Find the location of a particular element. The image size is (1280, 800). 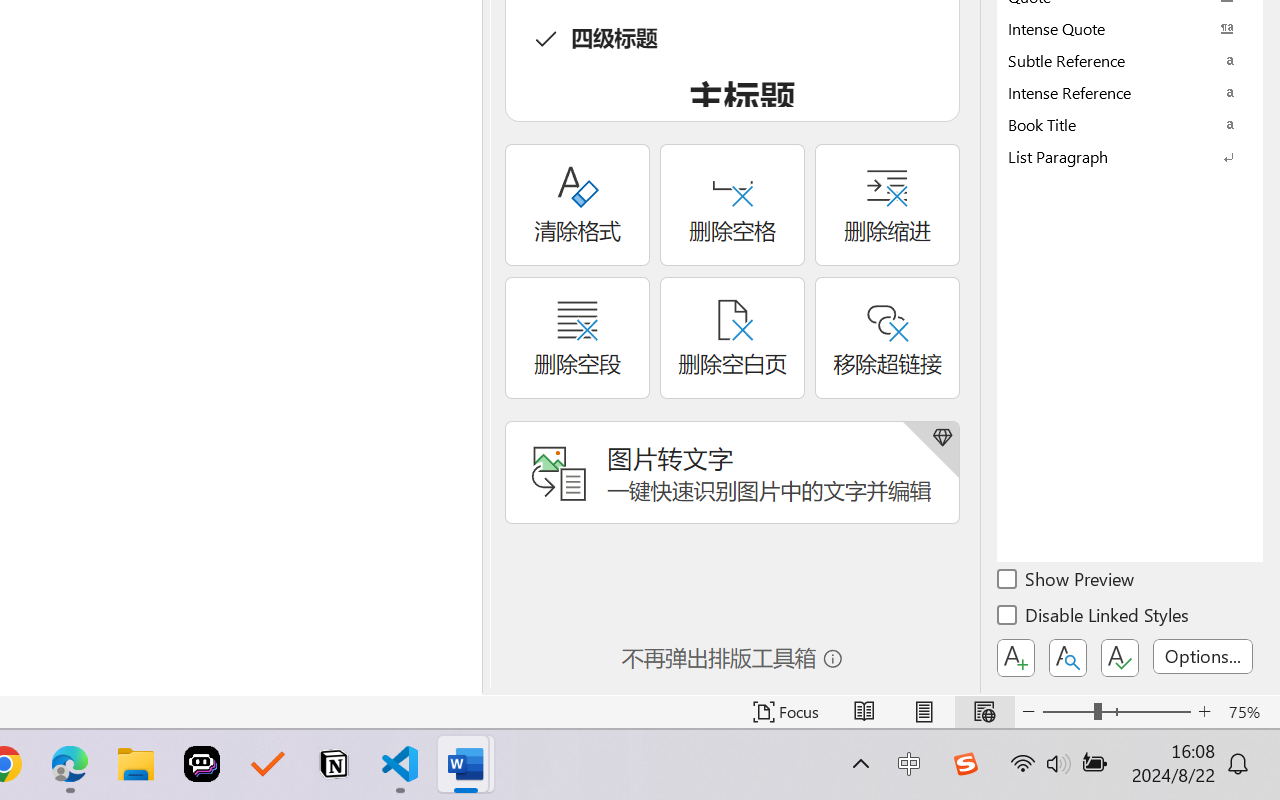

'Zoom' is located at coordinates (1115, 711).